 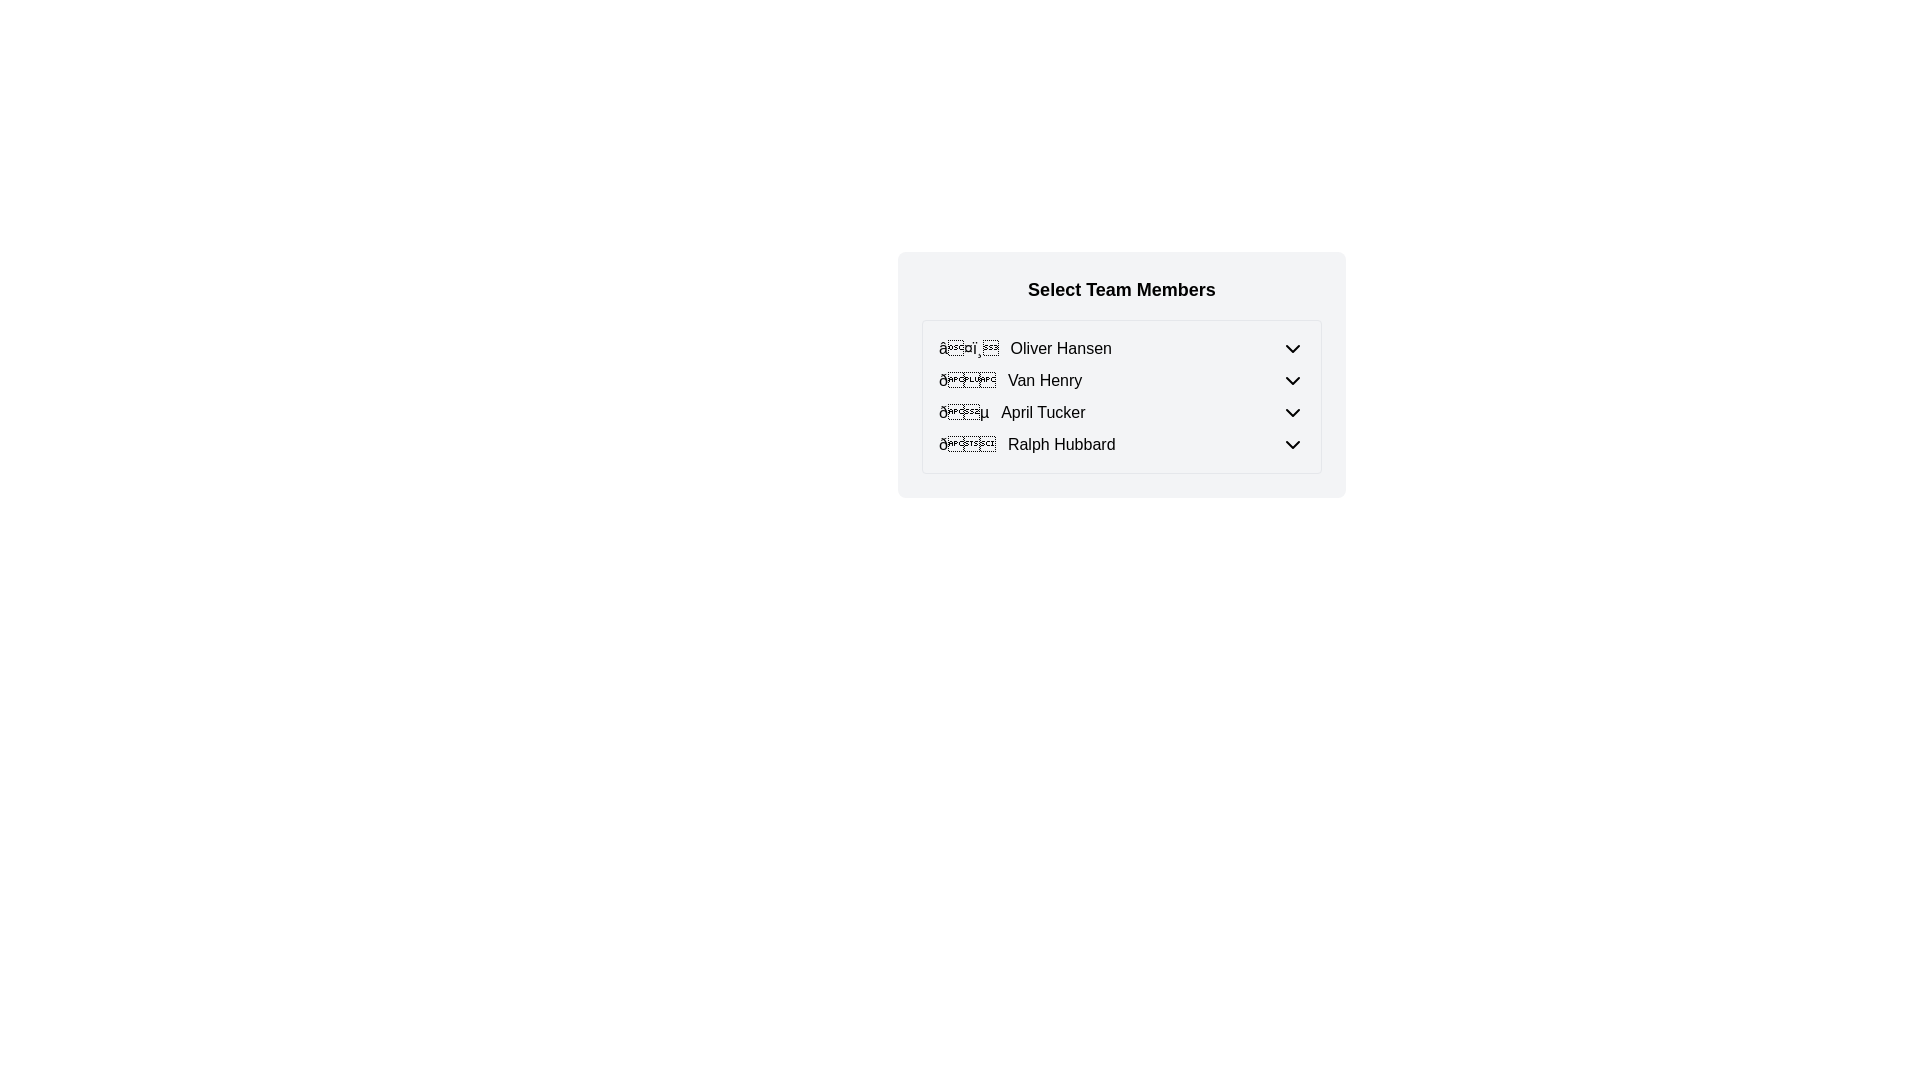 I want to click on the first list item in the 'Select Team Members' section, which displays an emoji-like heart symbol followed by the text 'Oliver Hansen', to highlight or select the name, so click(x=1025, y=347).